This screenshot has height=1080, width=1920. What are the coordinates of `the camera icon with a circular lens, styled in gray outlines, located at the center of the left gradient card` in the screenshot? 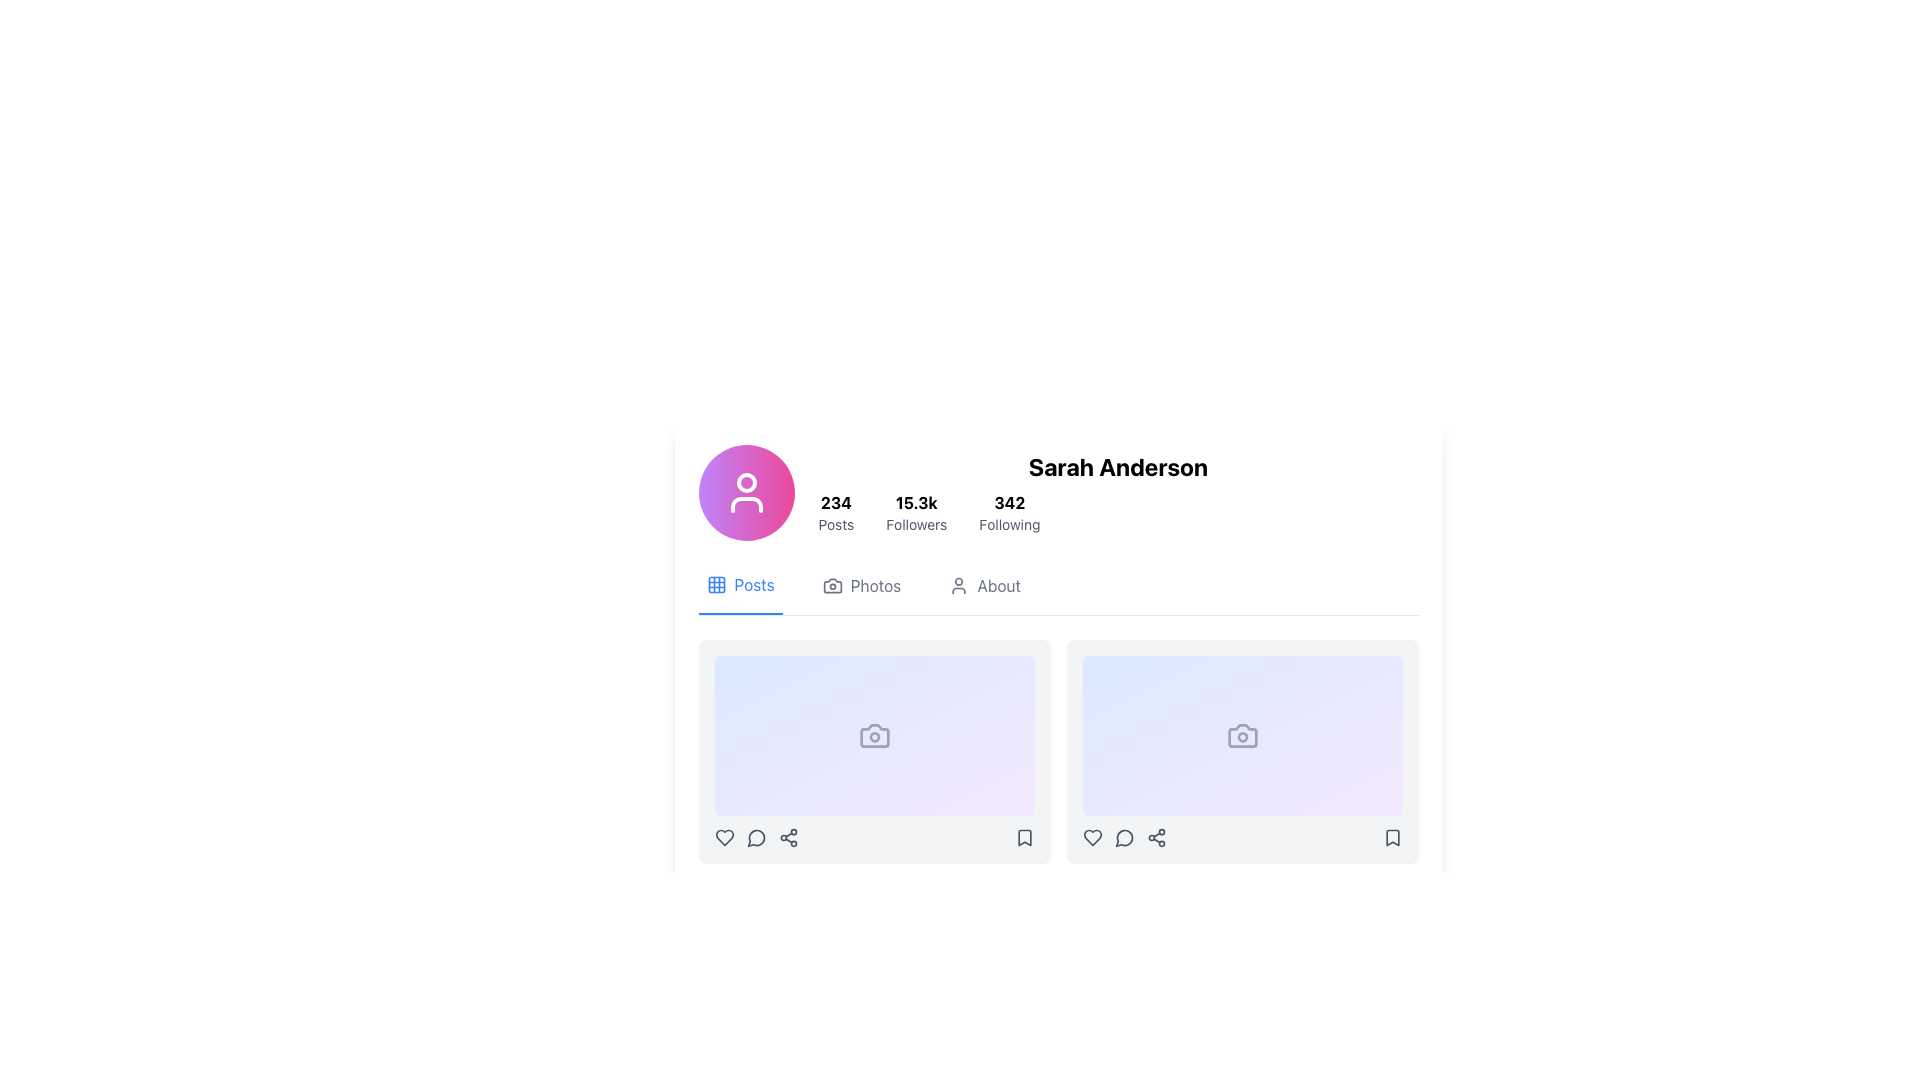 It's located at (874, 736).